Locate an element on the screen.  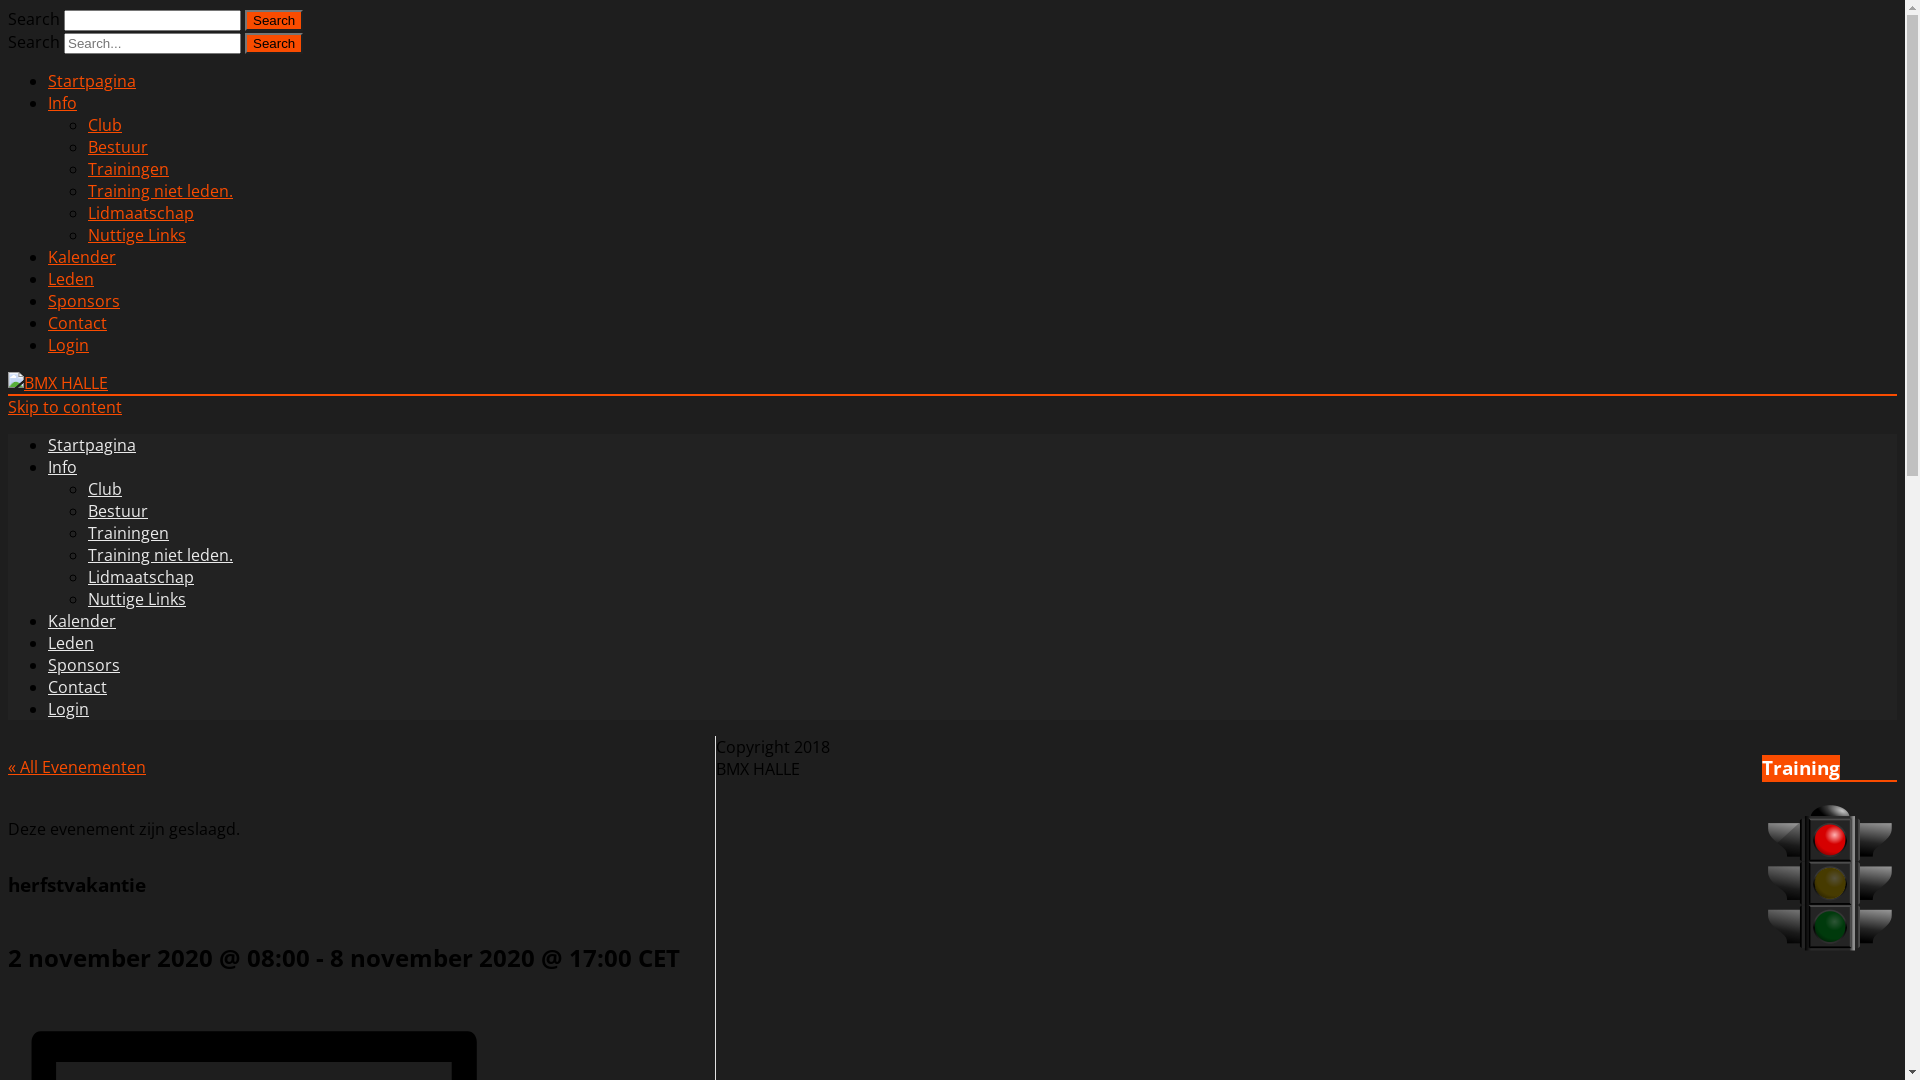
'Kalender' is located at coordinates (80, 620).